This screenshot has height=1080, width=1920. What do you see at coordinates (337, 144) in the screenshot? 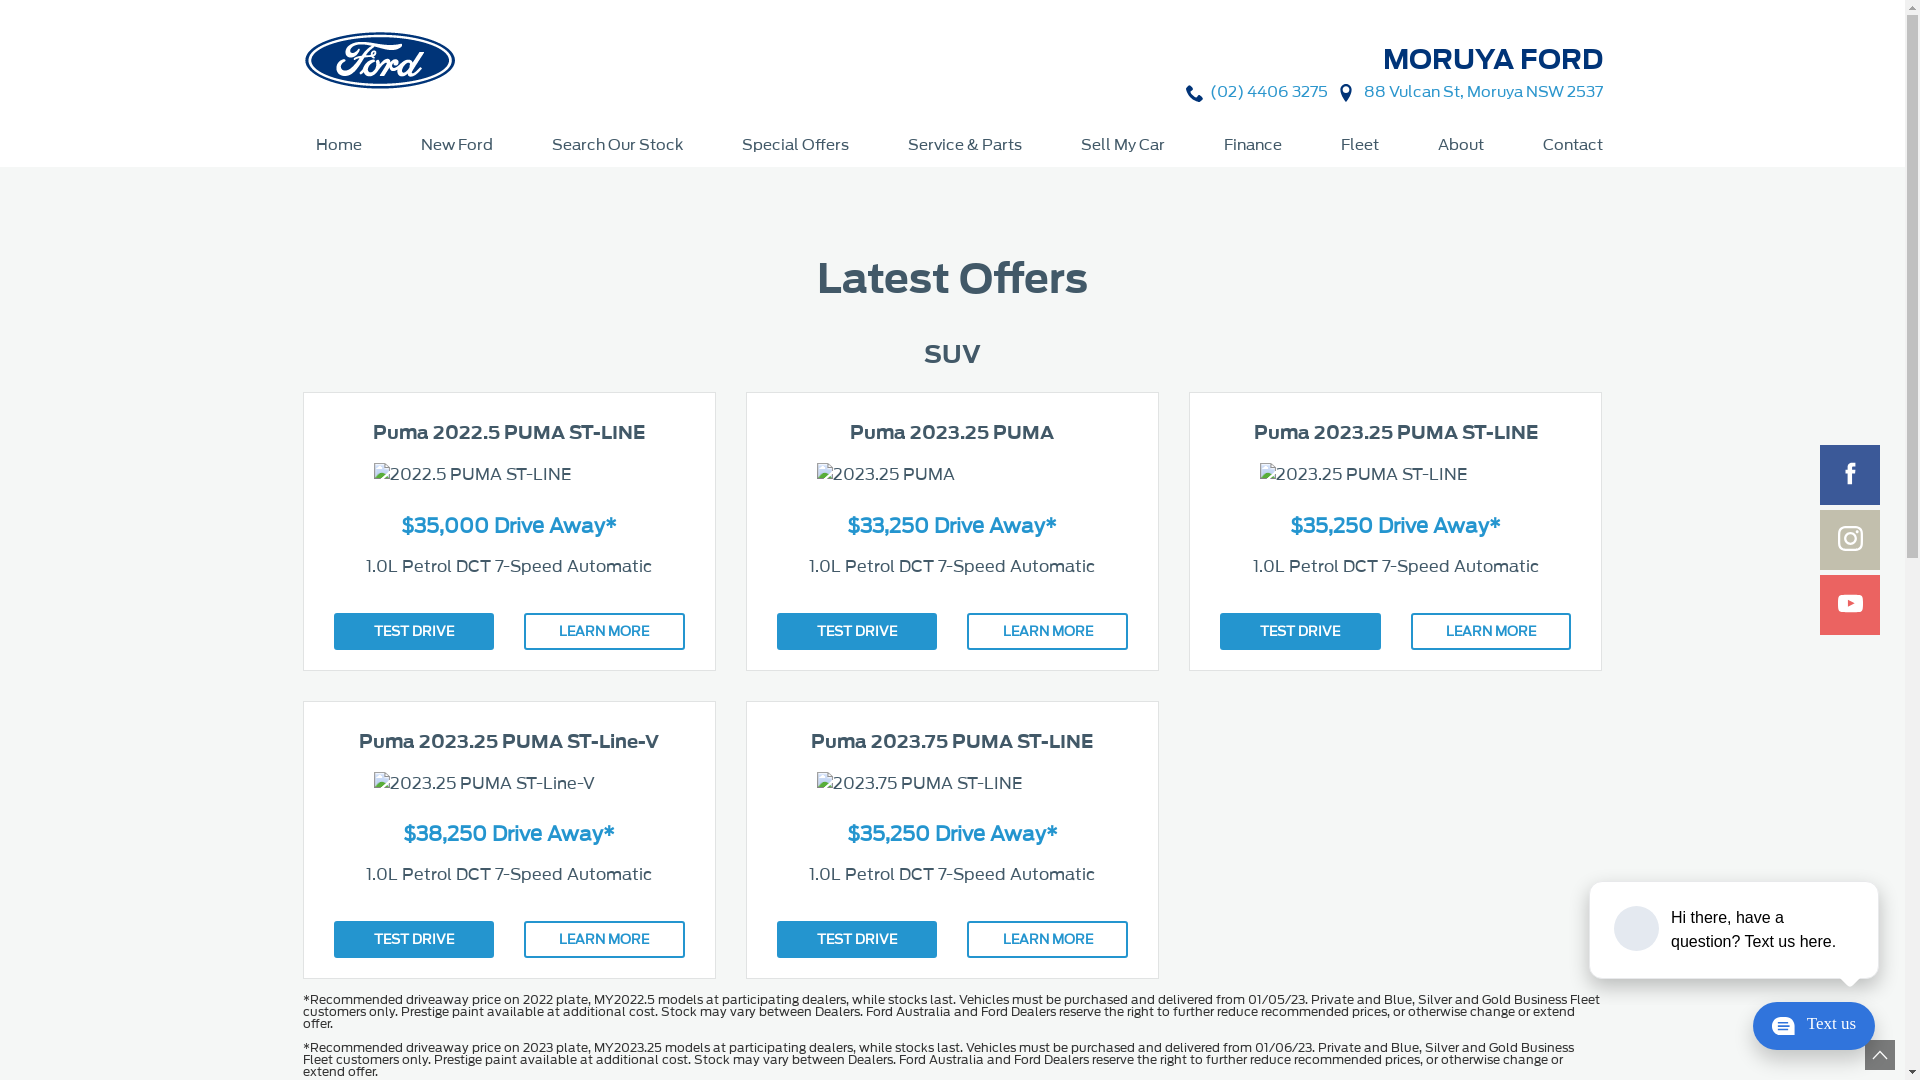
I see `'Home'` at bounding box center [337, 144].